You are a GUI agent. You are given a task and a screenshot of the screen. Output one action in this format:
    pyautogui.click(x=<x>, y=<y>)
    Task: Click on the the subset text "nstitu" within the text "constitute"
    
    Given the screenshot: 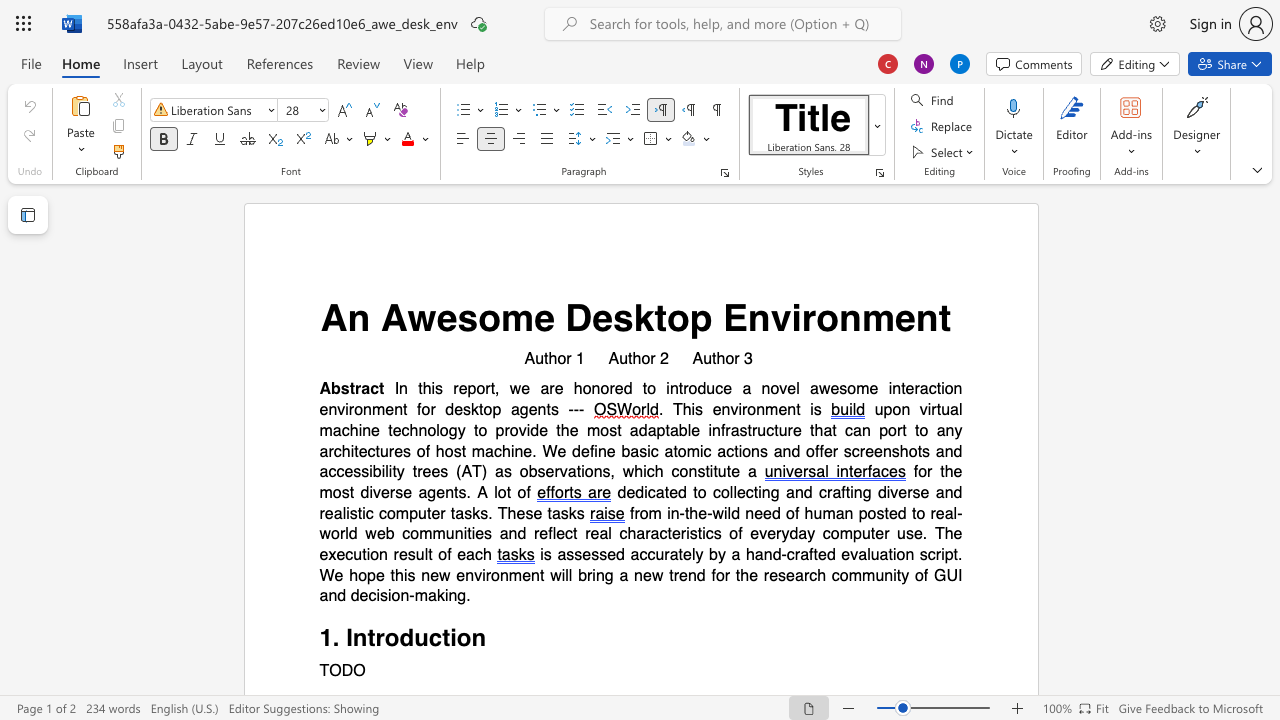 What is the action you would take?
    pyautogui.click(x=688, y=472)
    